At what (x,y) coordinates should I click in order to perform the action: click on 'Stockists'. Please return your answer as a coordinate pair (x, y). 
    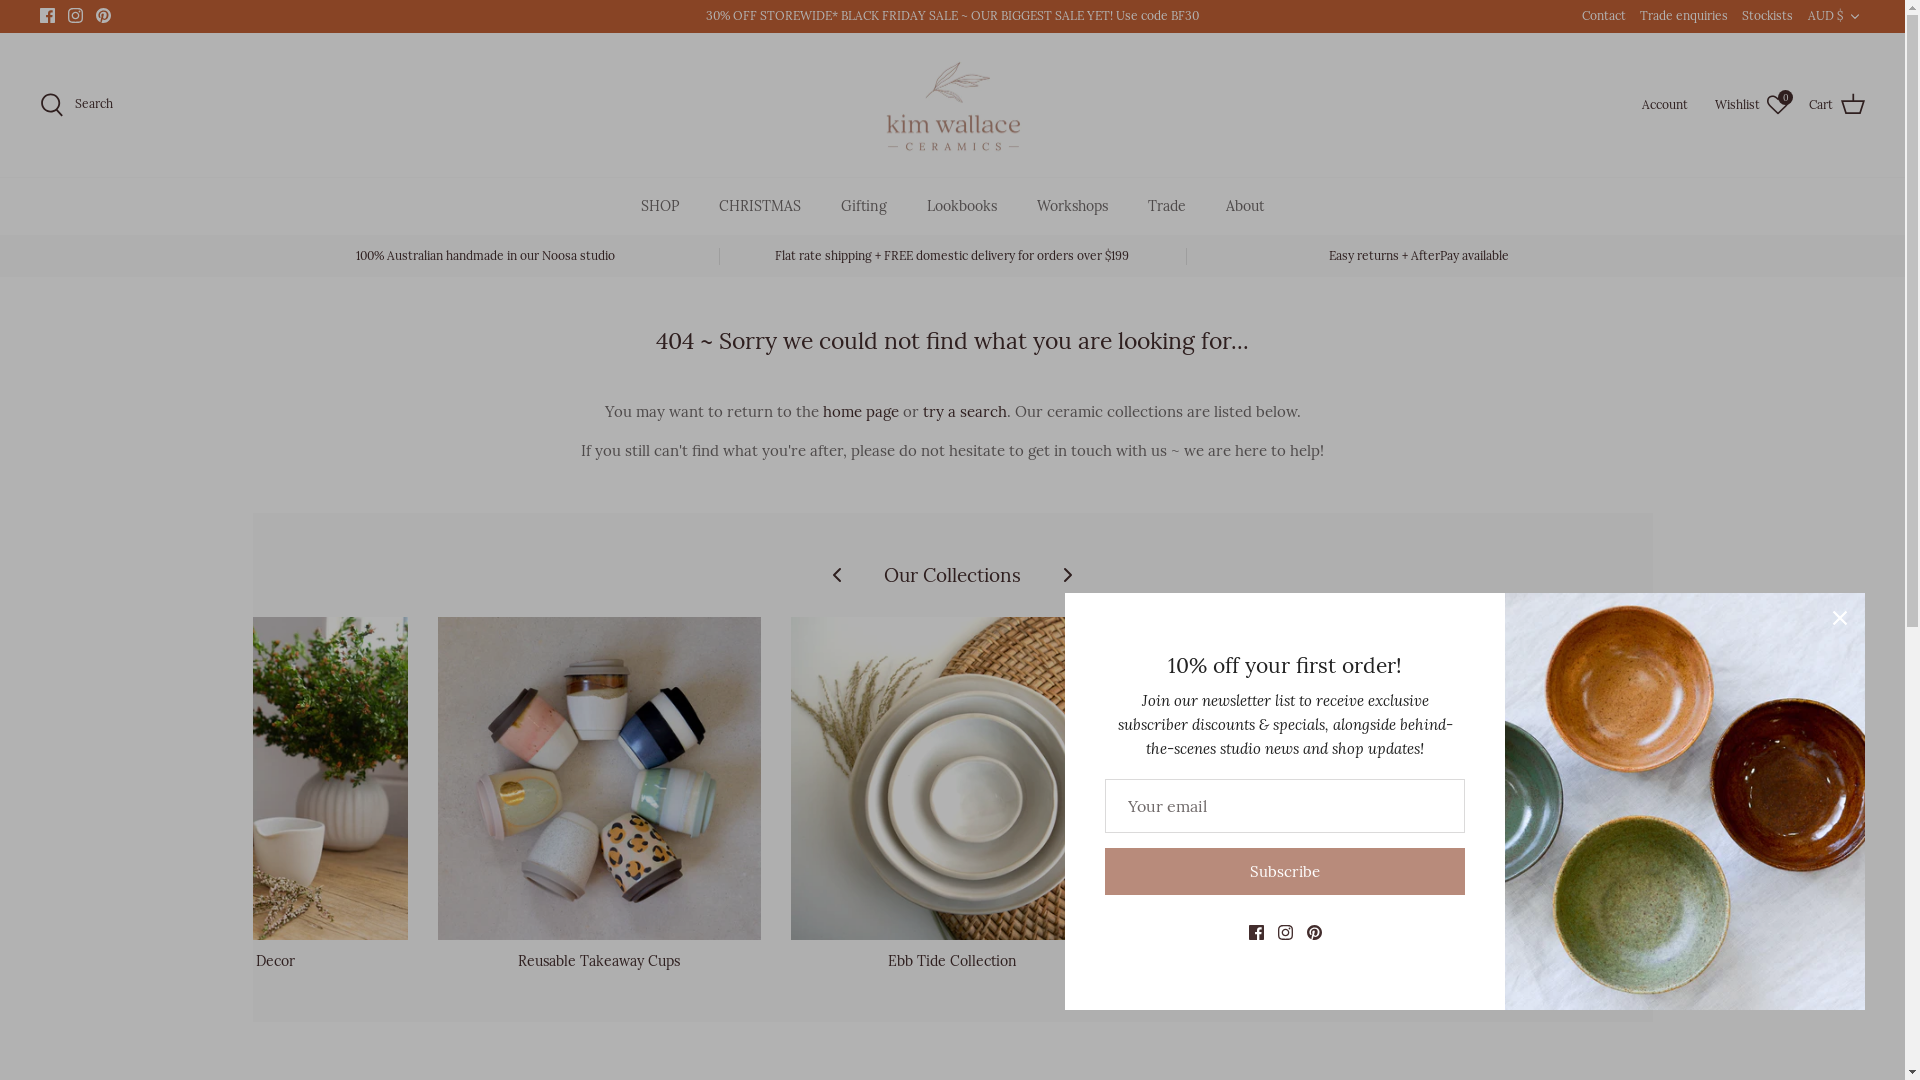
    Looking at the image, I should click on (1767, 16).